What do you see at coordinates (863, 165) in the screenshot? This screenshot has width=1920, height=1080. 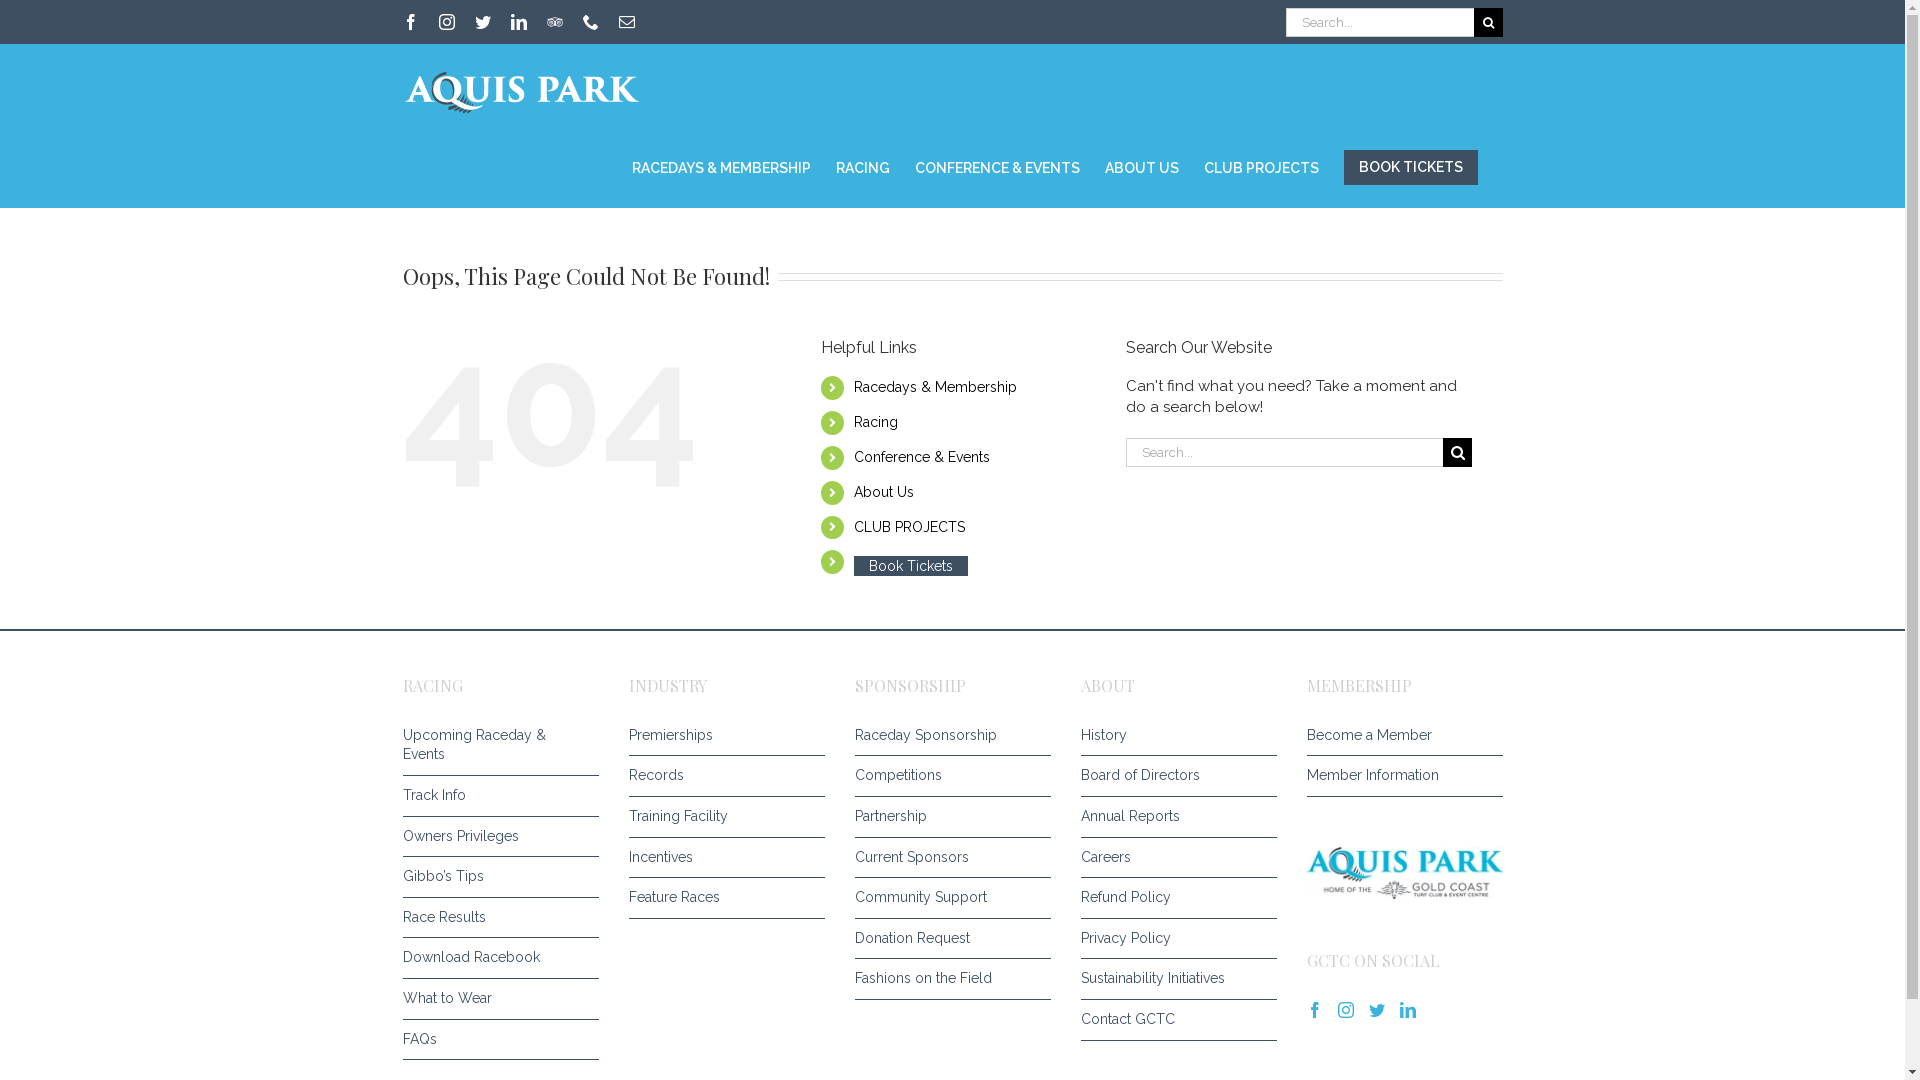 I see `'RACING'` at bounding box center [863, 165].